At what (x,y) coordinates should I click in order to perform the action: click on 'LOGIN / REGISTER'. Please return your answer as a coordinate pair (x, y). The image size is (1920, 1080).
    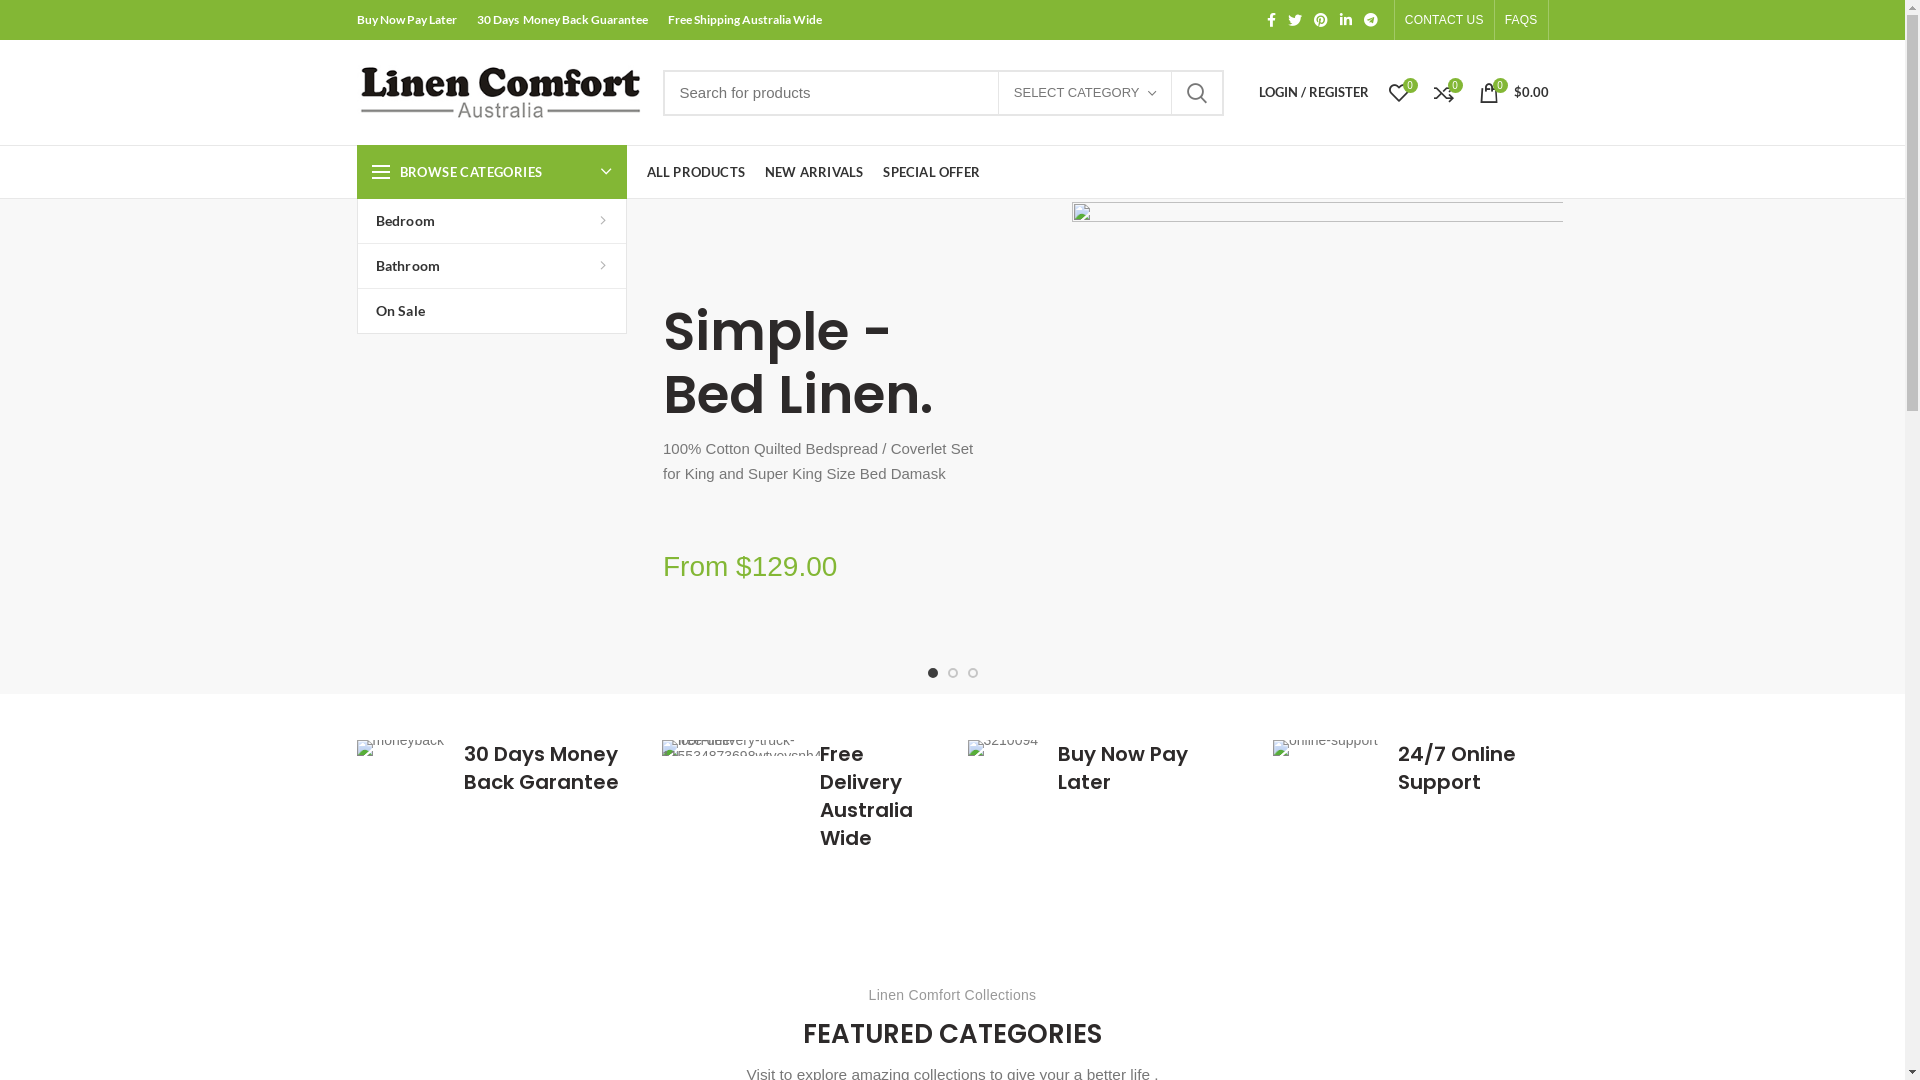
    Looking at the image, I should click on (1313, 92).